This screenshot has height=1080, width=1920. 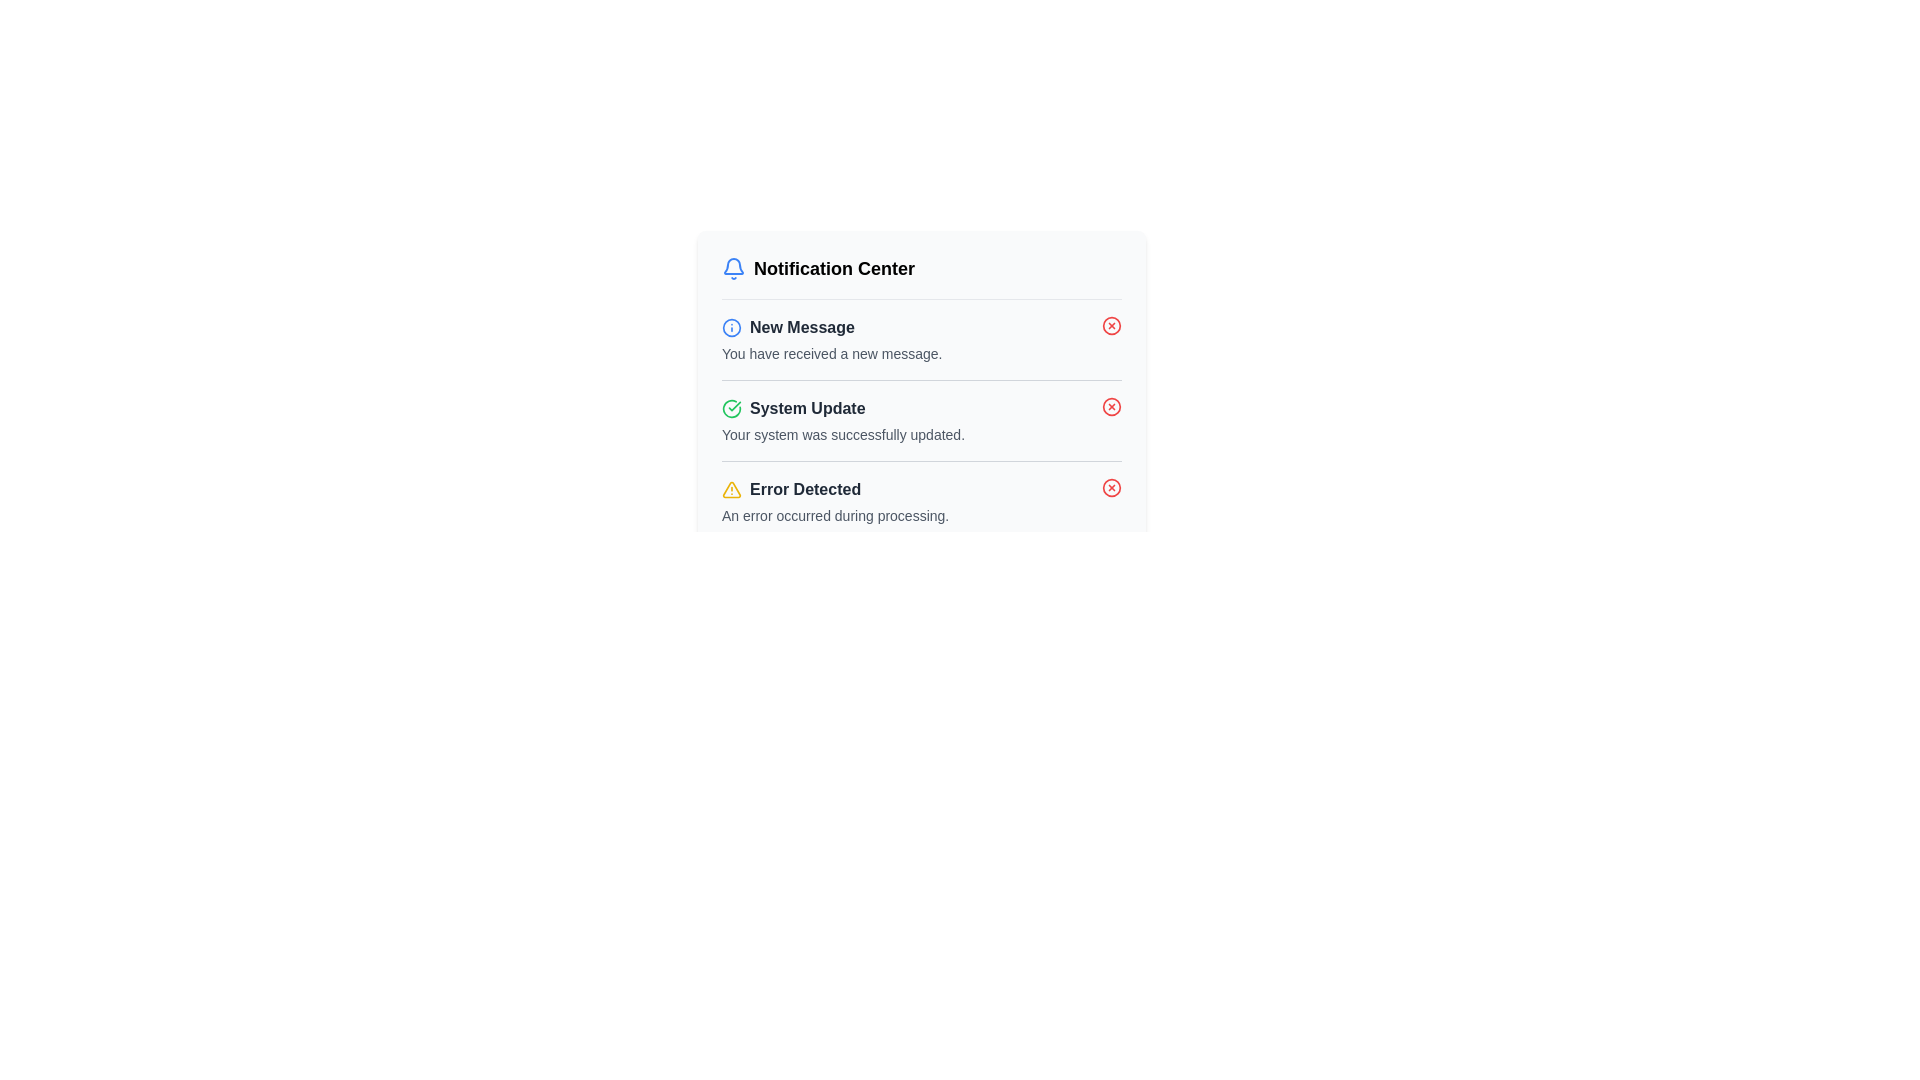 What do you see at coordinates (843, 407) in the screenshot?
I see `the 'System Update' notification header, which features a green circular checkmark icon and bold text, located in the Notification Center panel` at bounding box center [843, 407].